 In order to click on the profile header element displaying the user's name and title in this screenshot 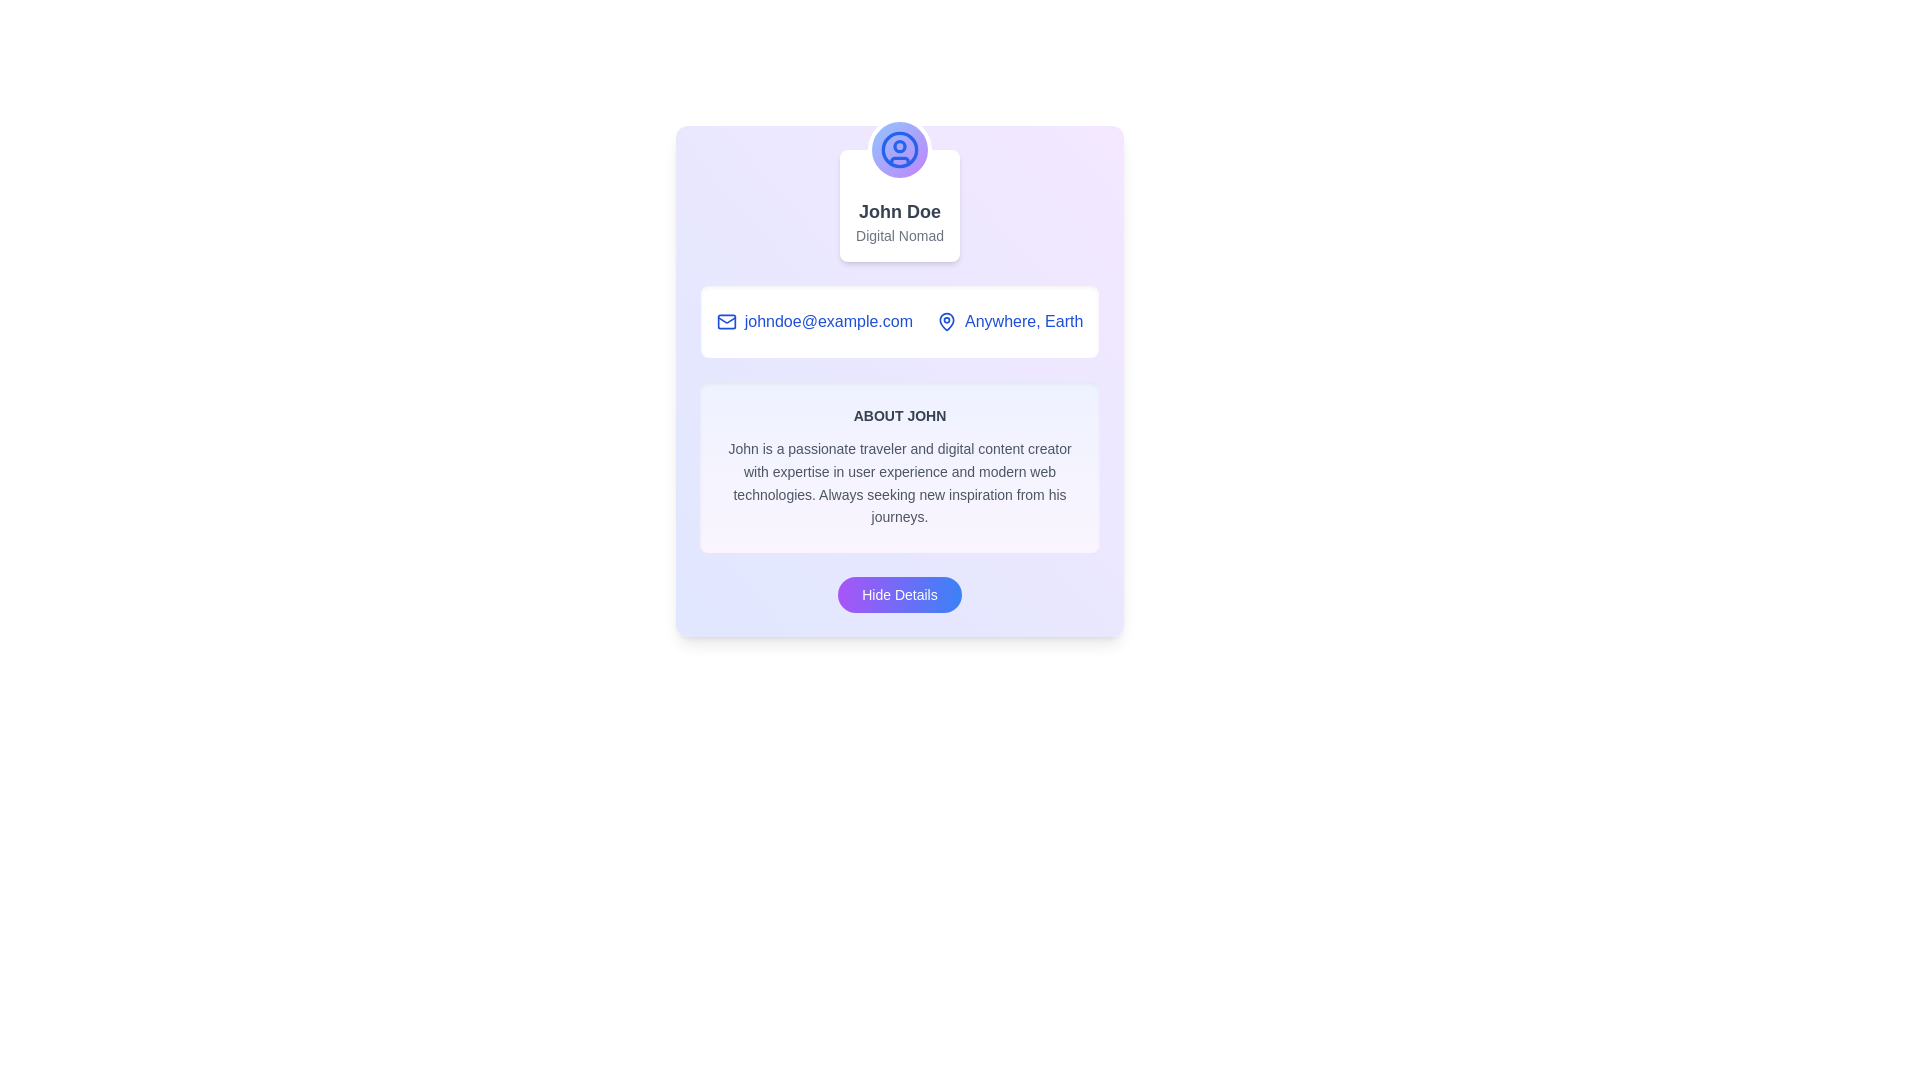, I will do `click(899, 205)`.